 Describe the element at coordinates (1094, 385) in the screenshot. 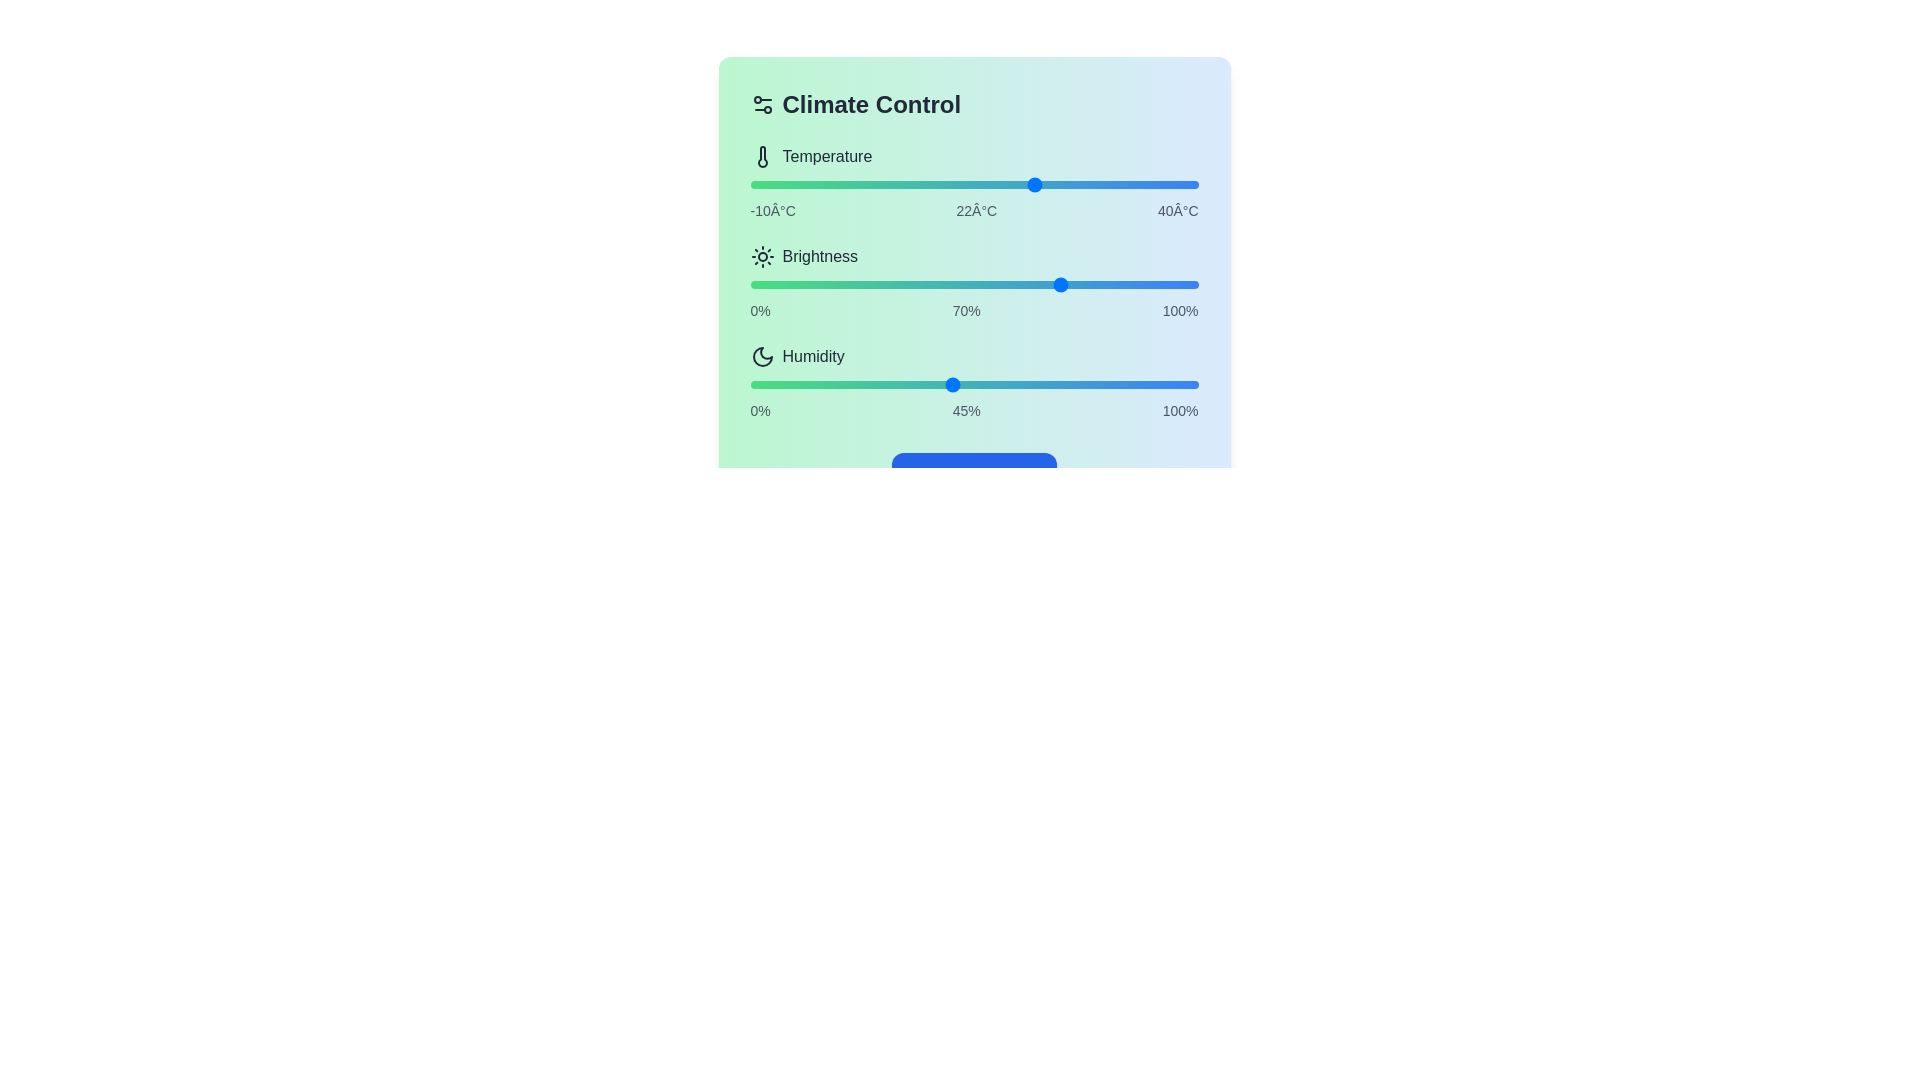

I see `the humidity` at that location.